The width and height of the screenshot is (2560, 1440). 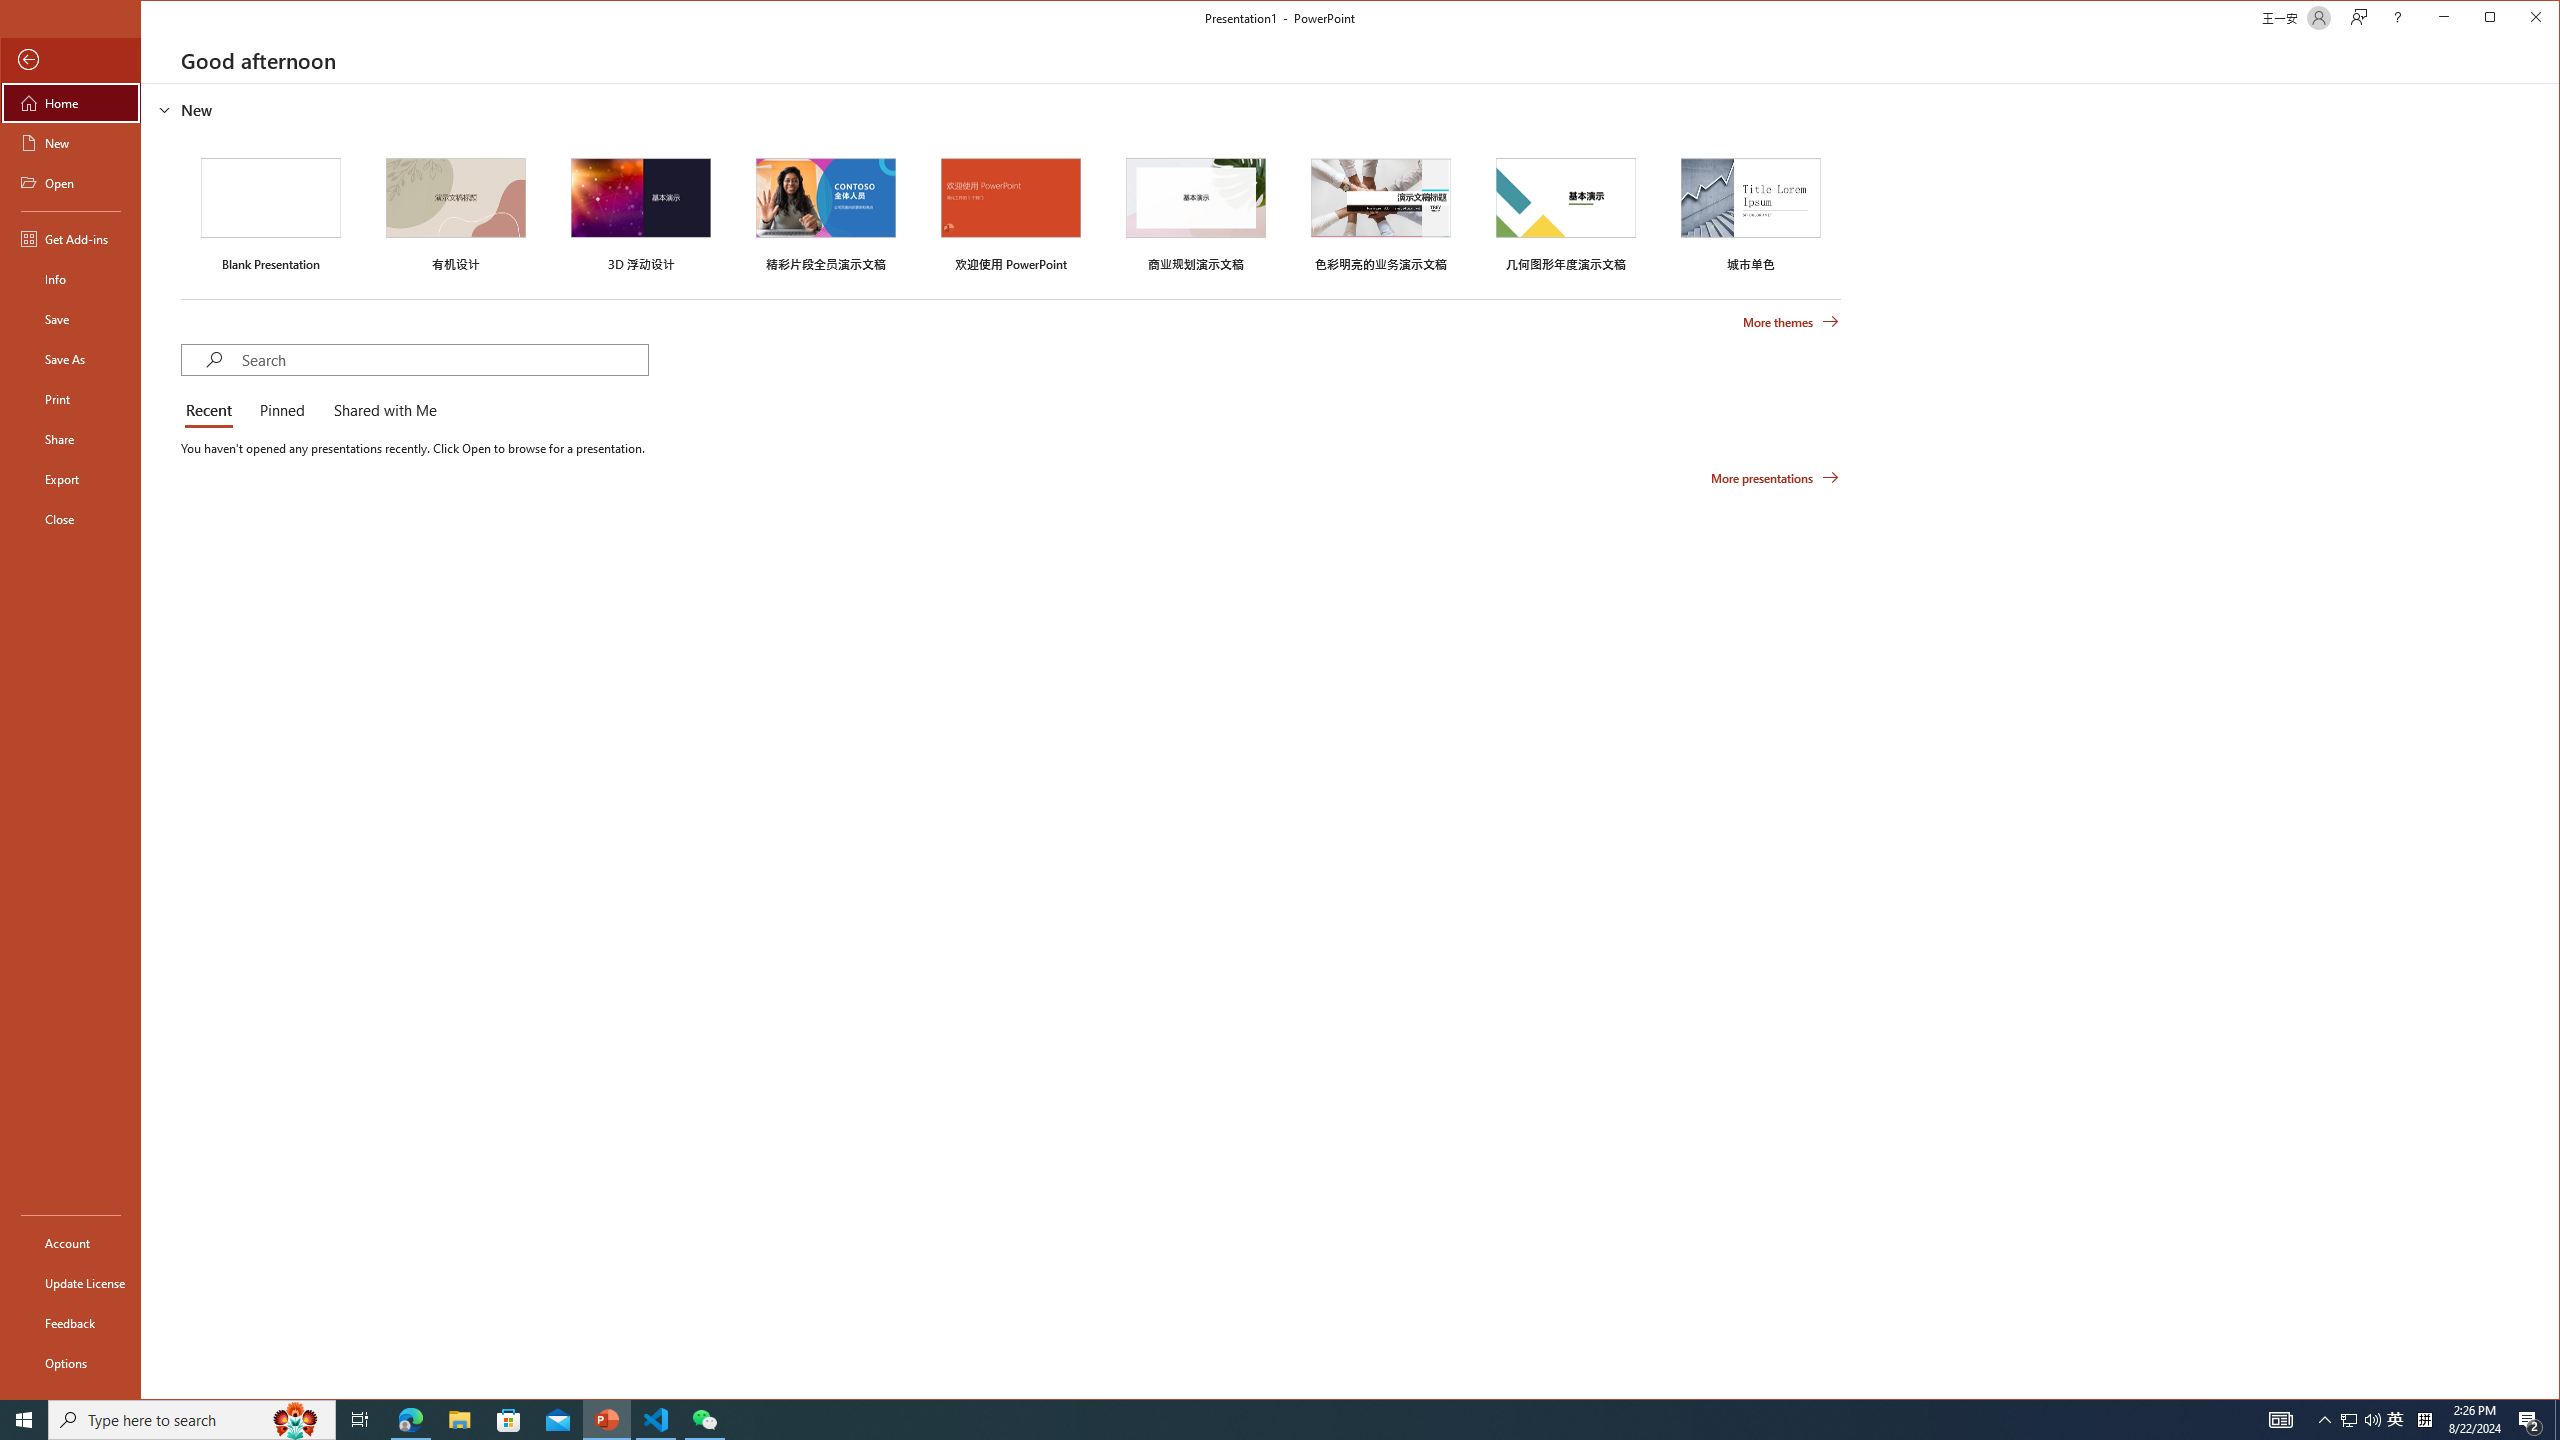 What do you see at coordinates (69, 1362) in the screenshot?
I see `'Options'` at bounding box center [69, 1362].